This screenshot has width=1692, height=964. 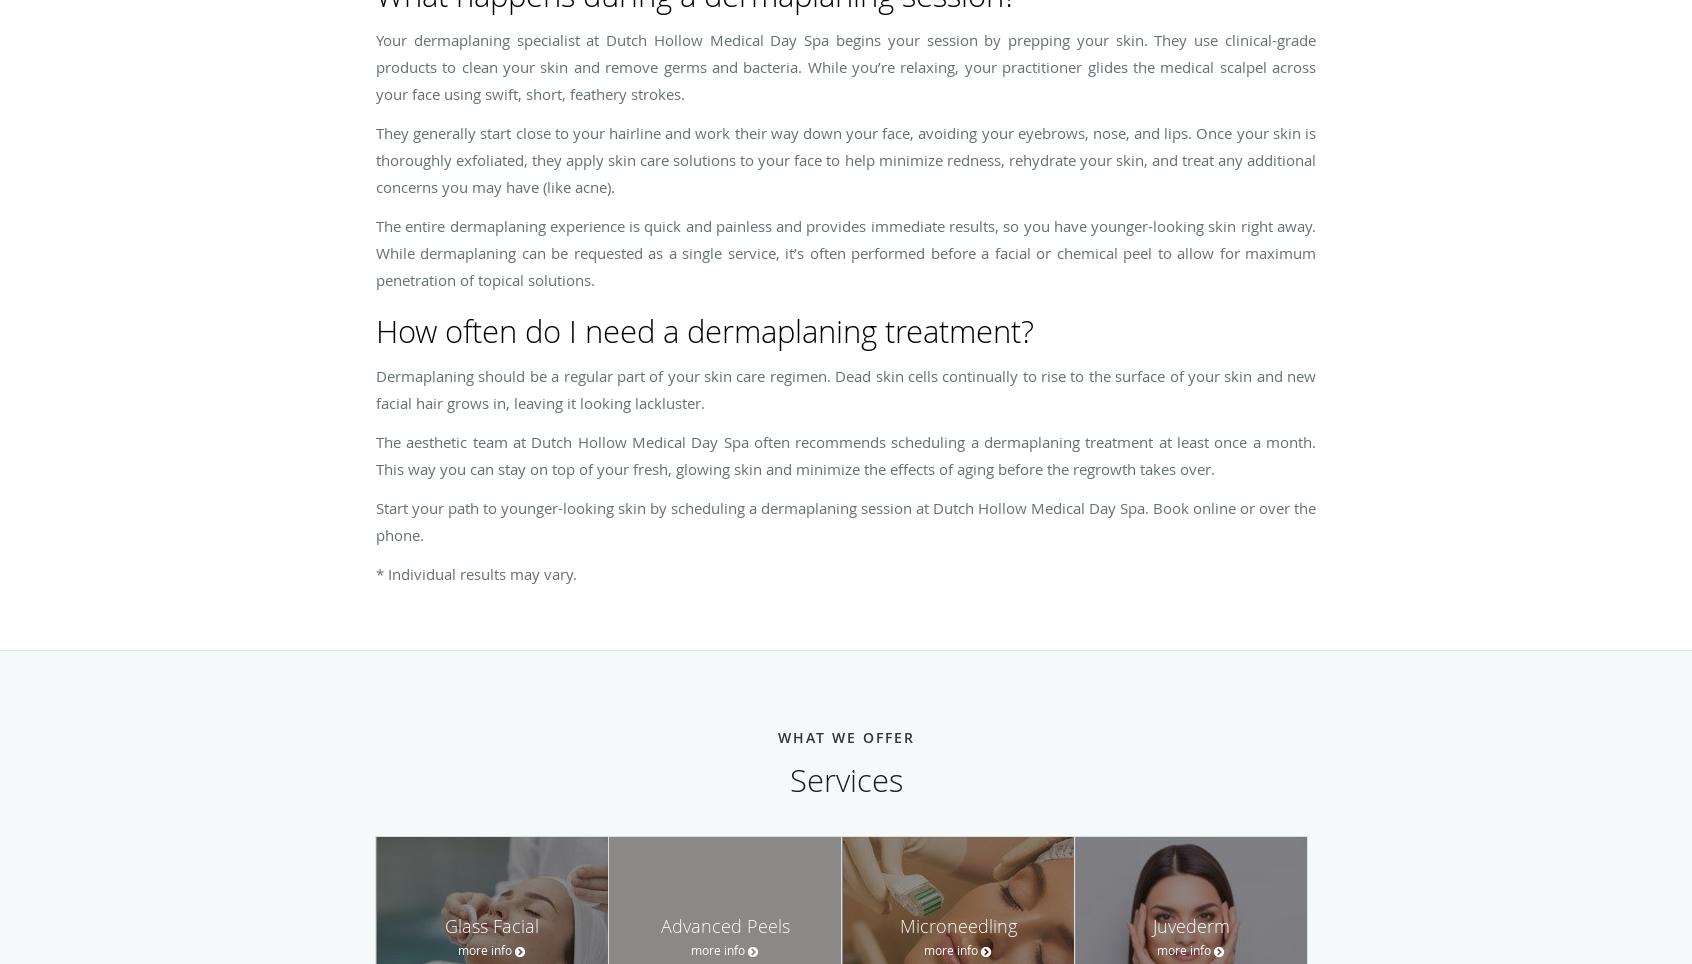 I want to click on 'Advanced Peels', so click(x=660, y=926).